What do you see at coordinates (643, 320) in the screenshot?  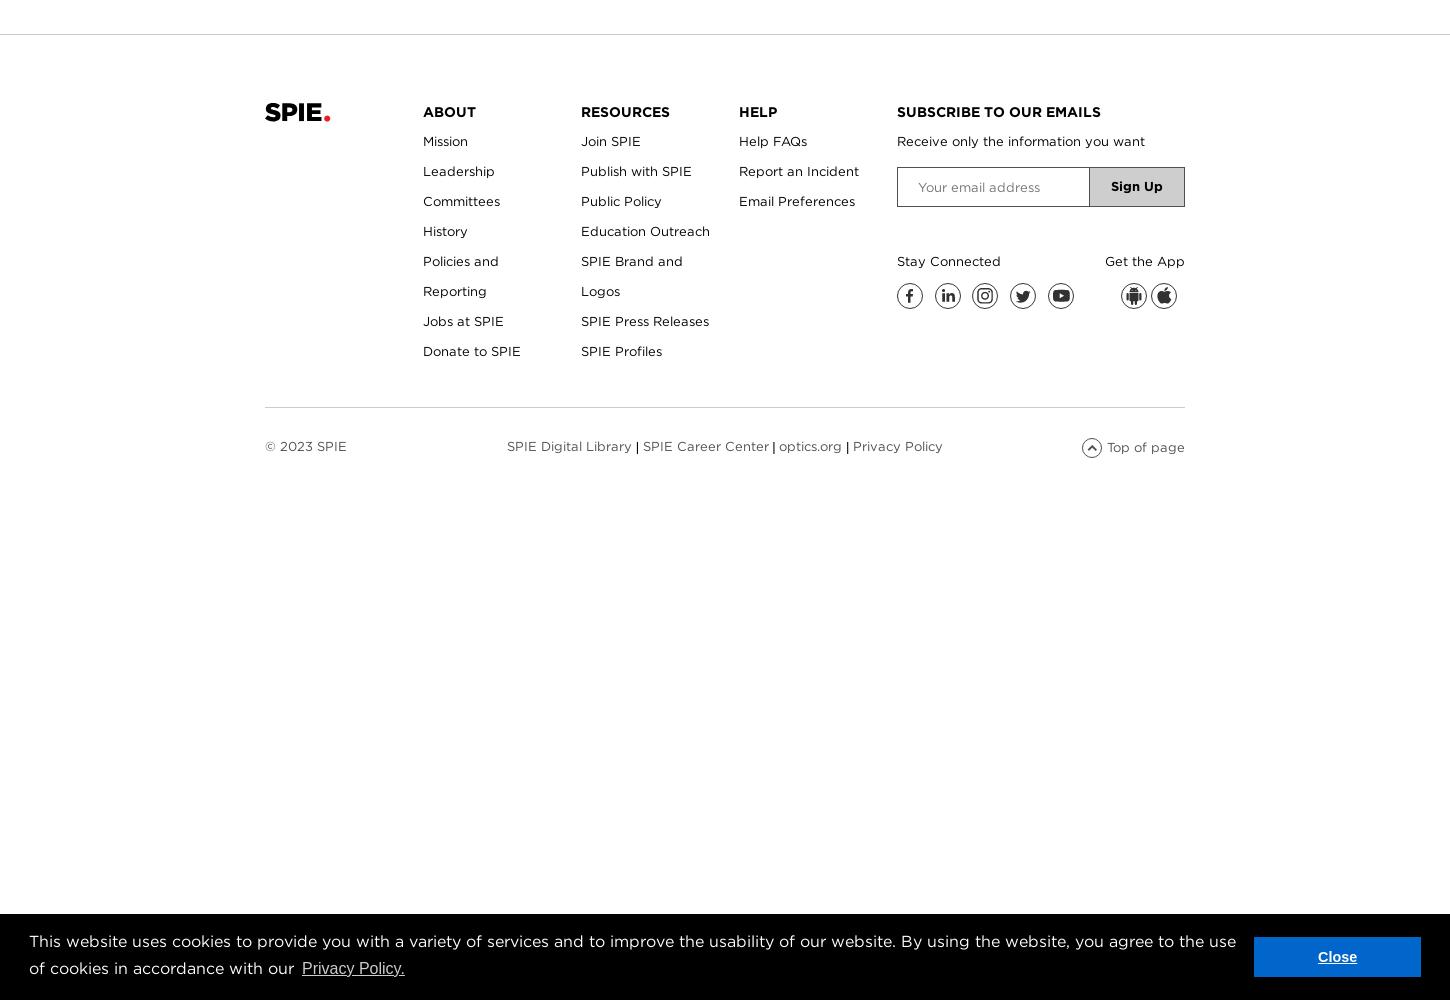 I see `'SPIE Press Releases'` at bounding box center [643, 320].